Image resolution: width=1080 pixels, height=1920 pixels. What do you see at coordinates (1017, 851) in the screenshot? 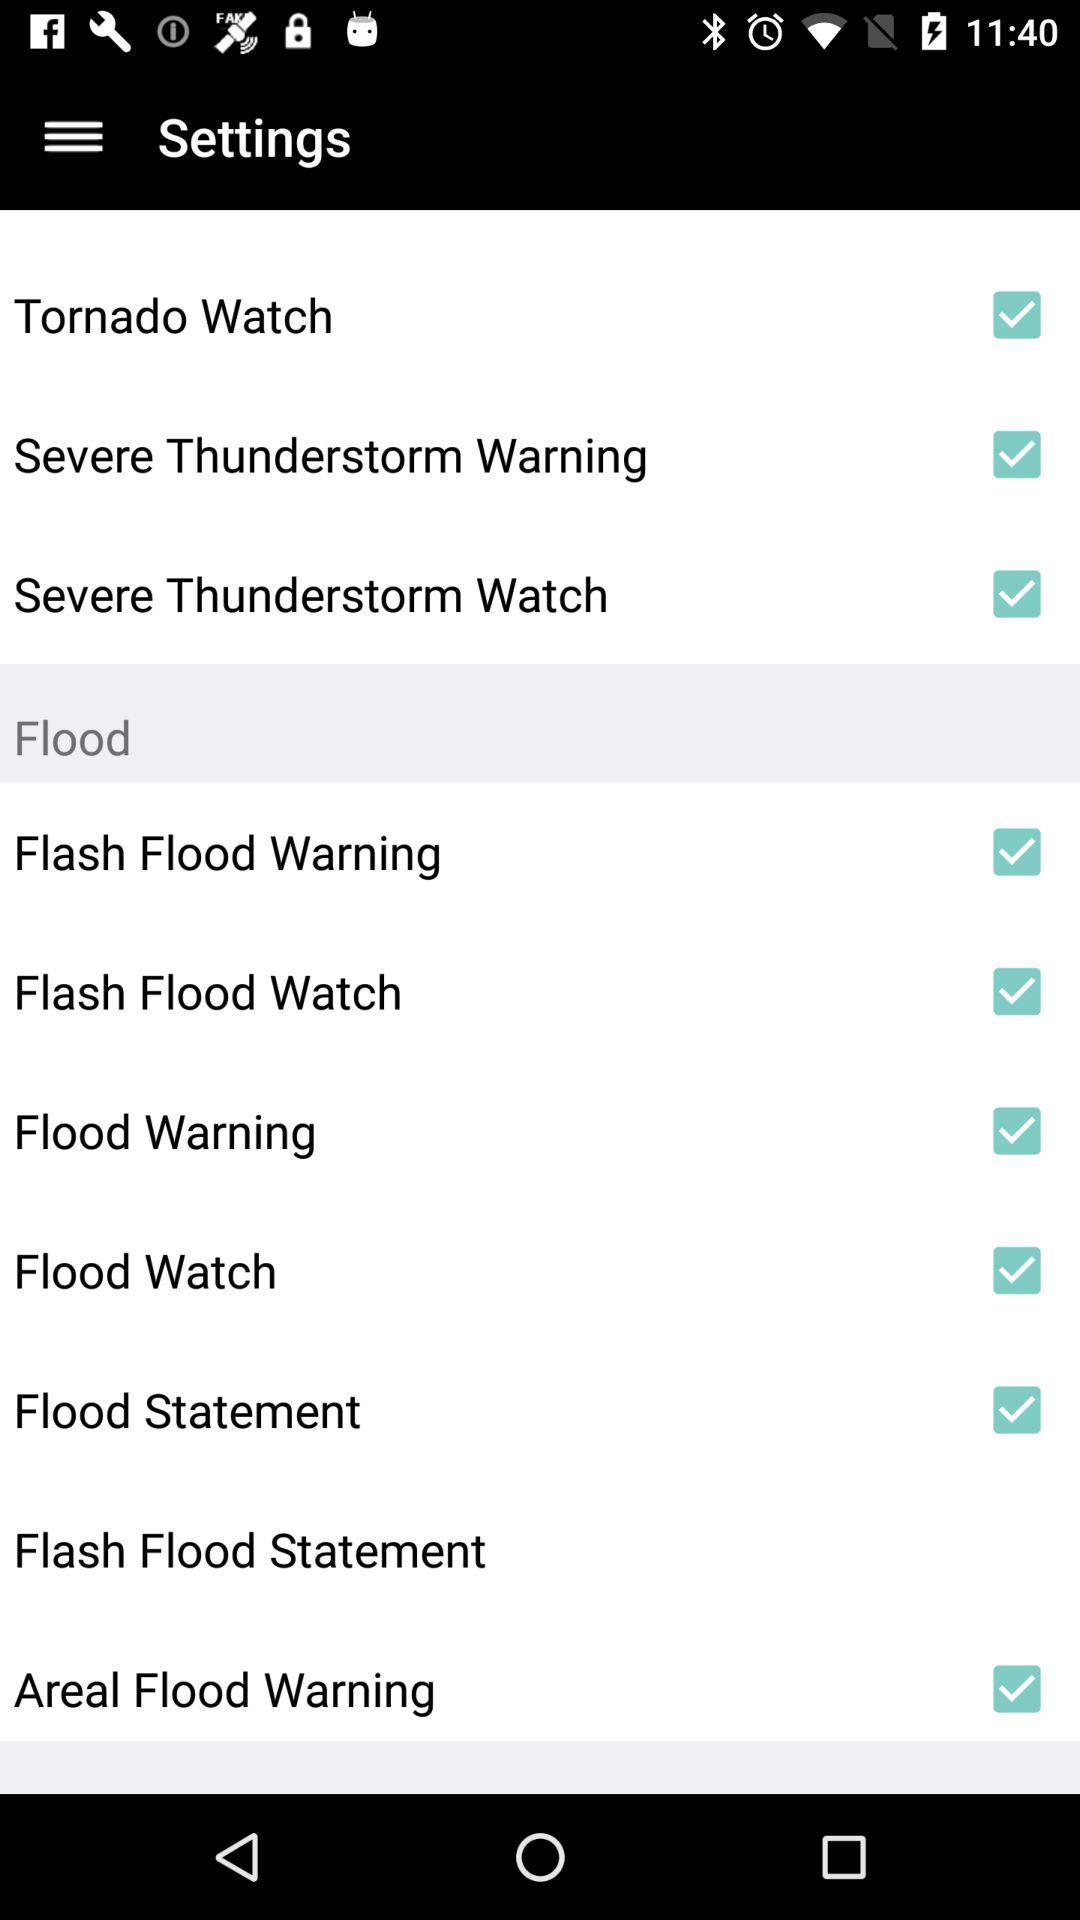
I see `item to the right of the flash flood warning item` at bounding box center [1017, 851].